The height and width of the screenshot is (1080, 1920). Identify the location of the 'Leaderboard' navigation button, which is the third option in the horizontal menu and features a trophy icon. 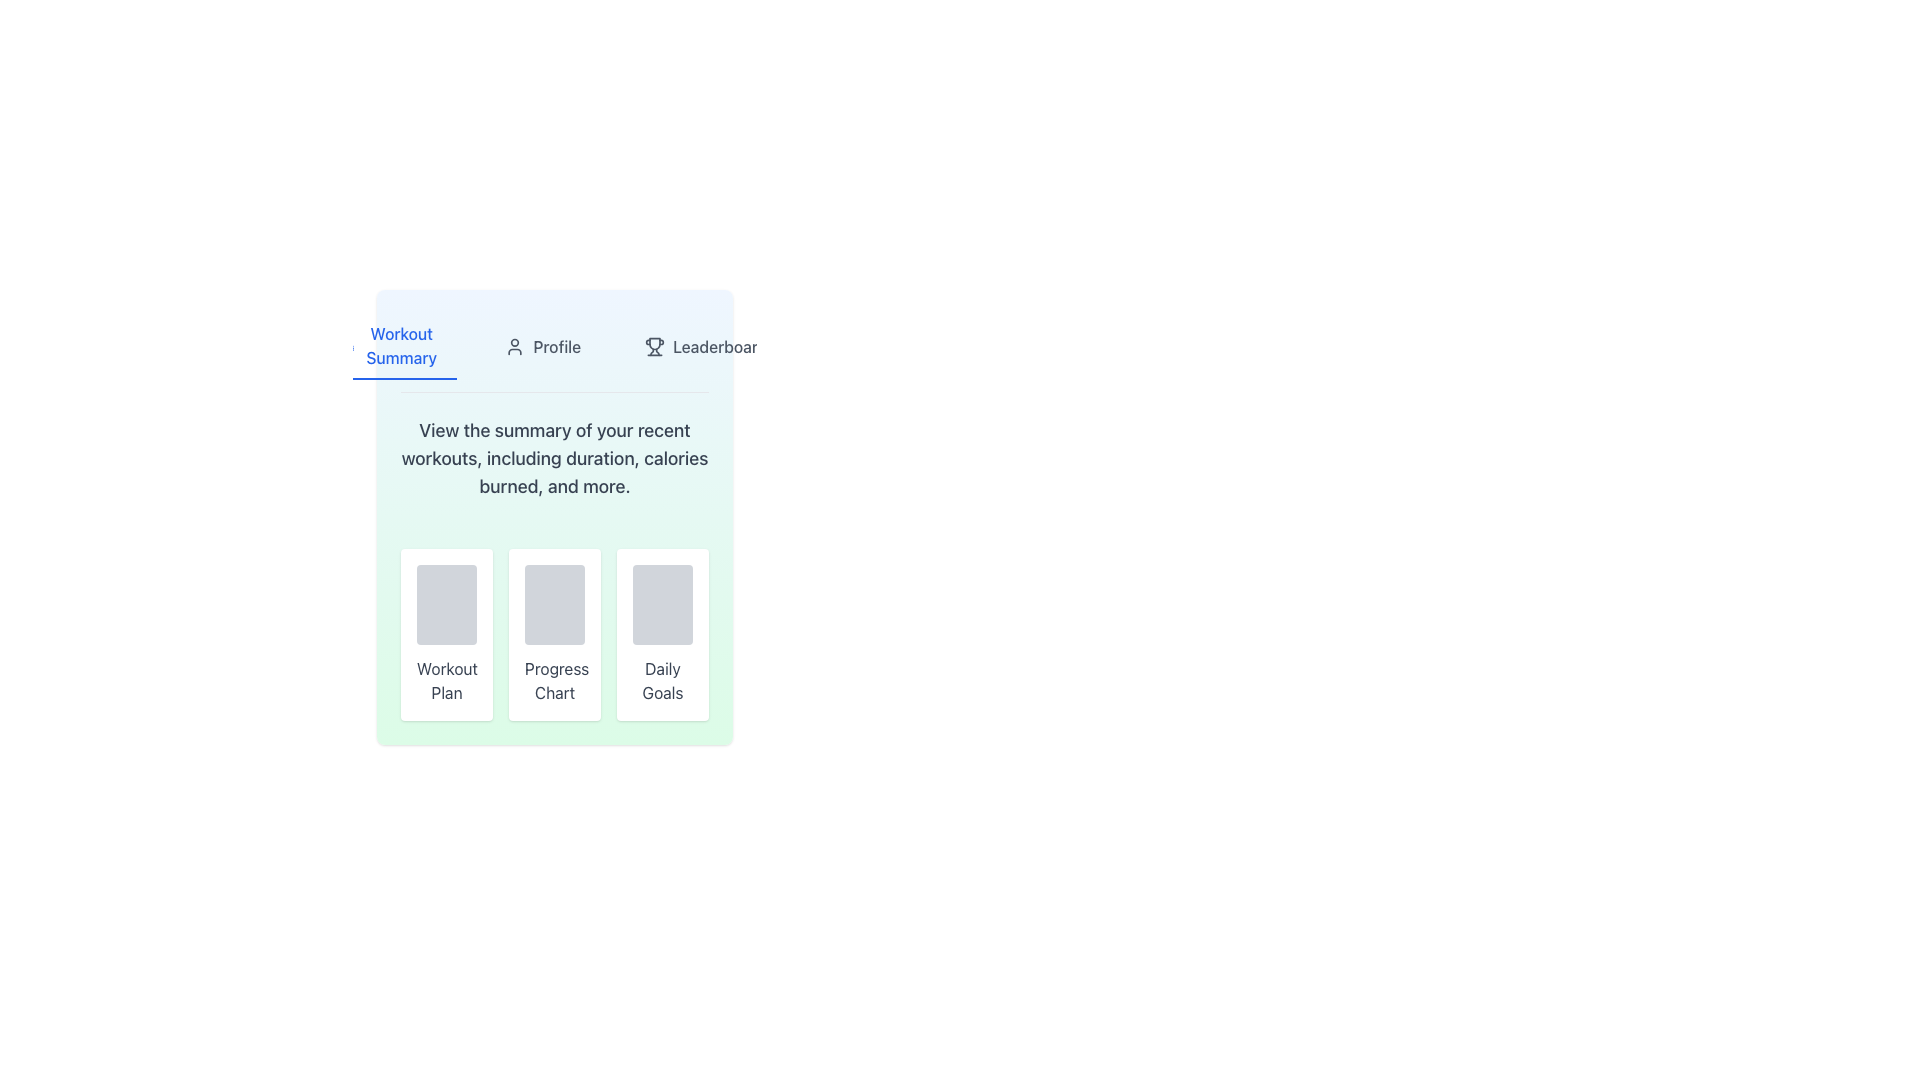
(706, 346).